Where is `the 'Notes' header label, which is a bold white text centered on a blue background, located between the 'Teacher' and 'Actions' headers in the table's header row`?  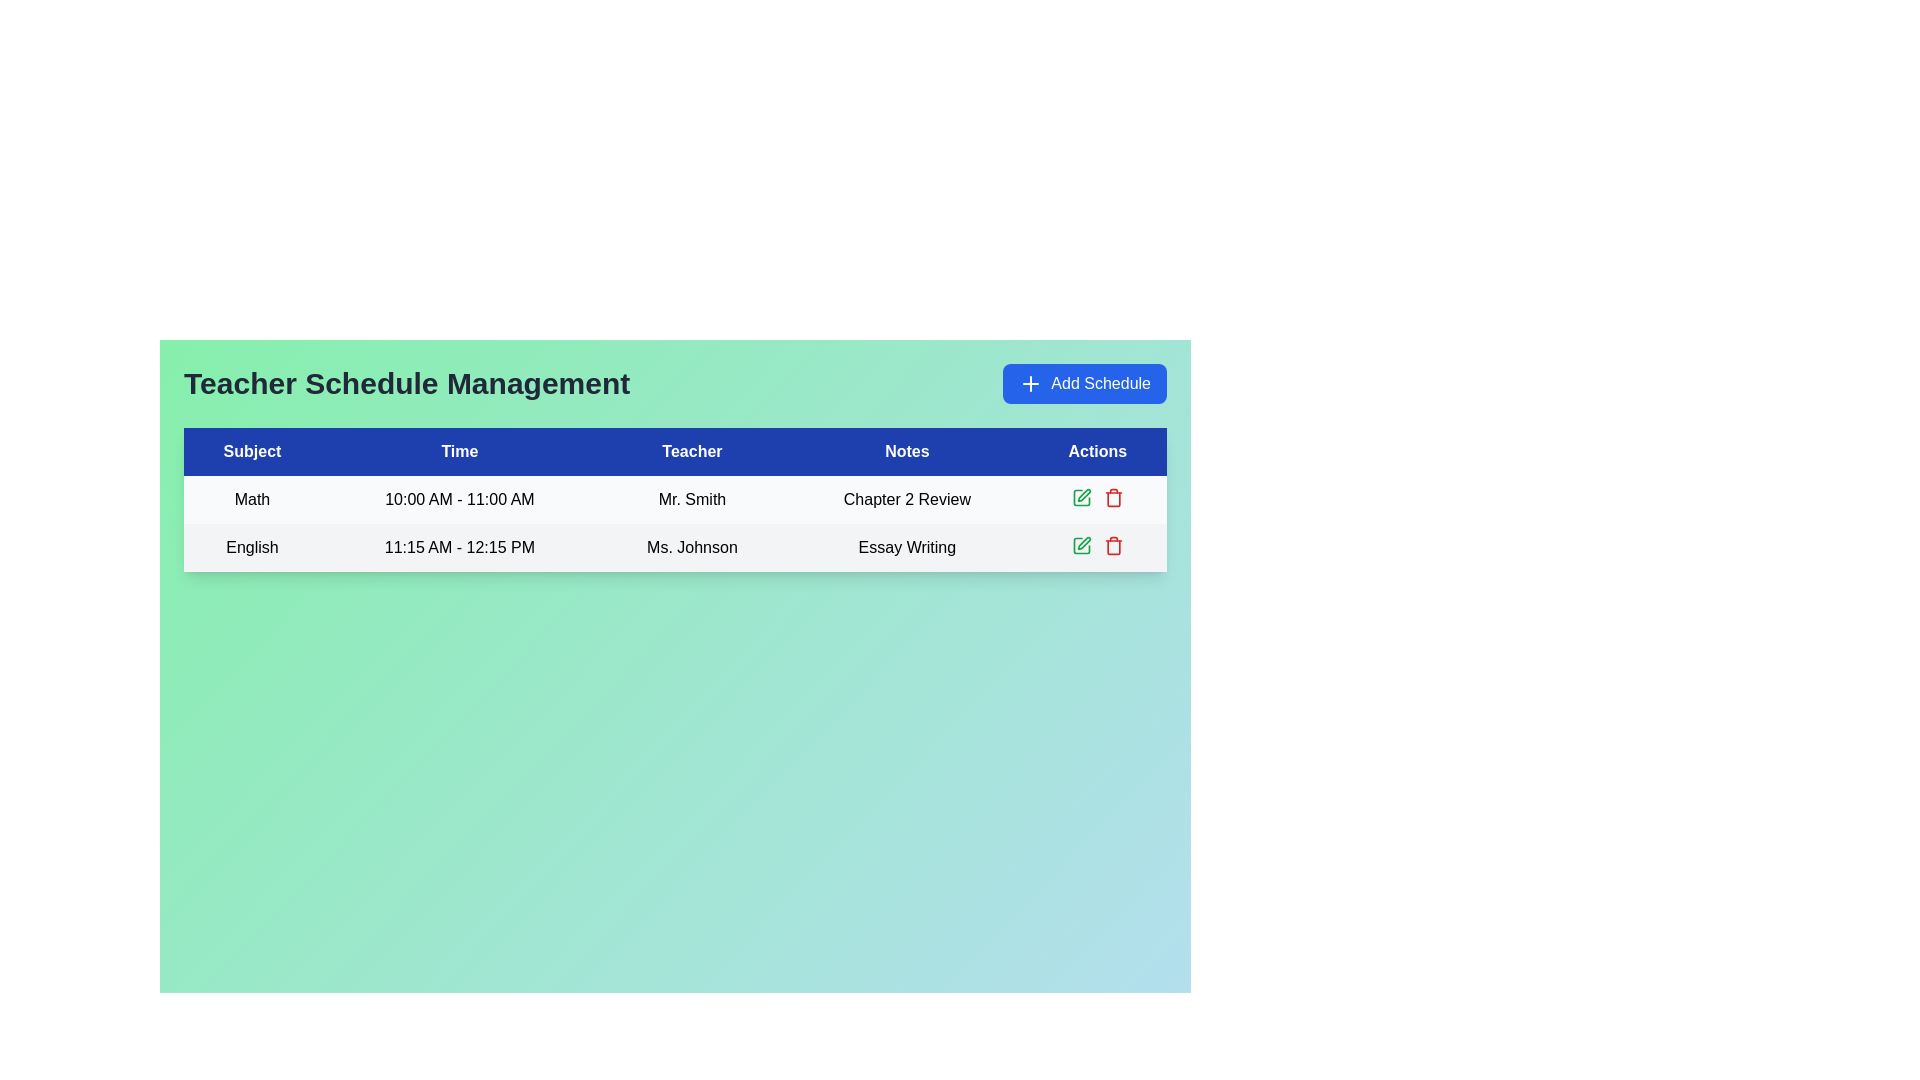 the 'Notes' header label, which is a bold white text centered on a blue background, located between the 'Teacher' and 'Actions' headers in the table's header row is located at coordinates (906, 451).